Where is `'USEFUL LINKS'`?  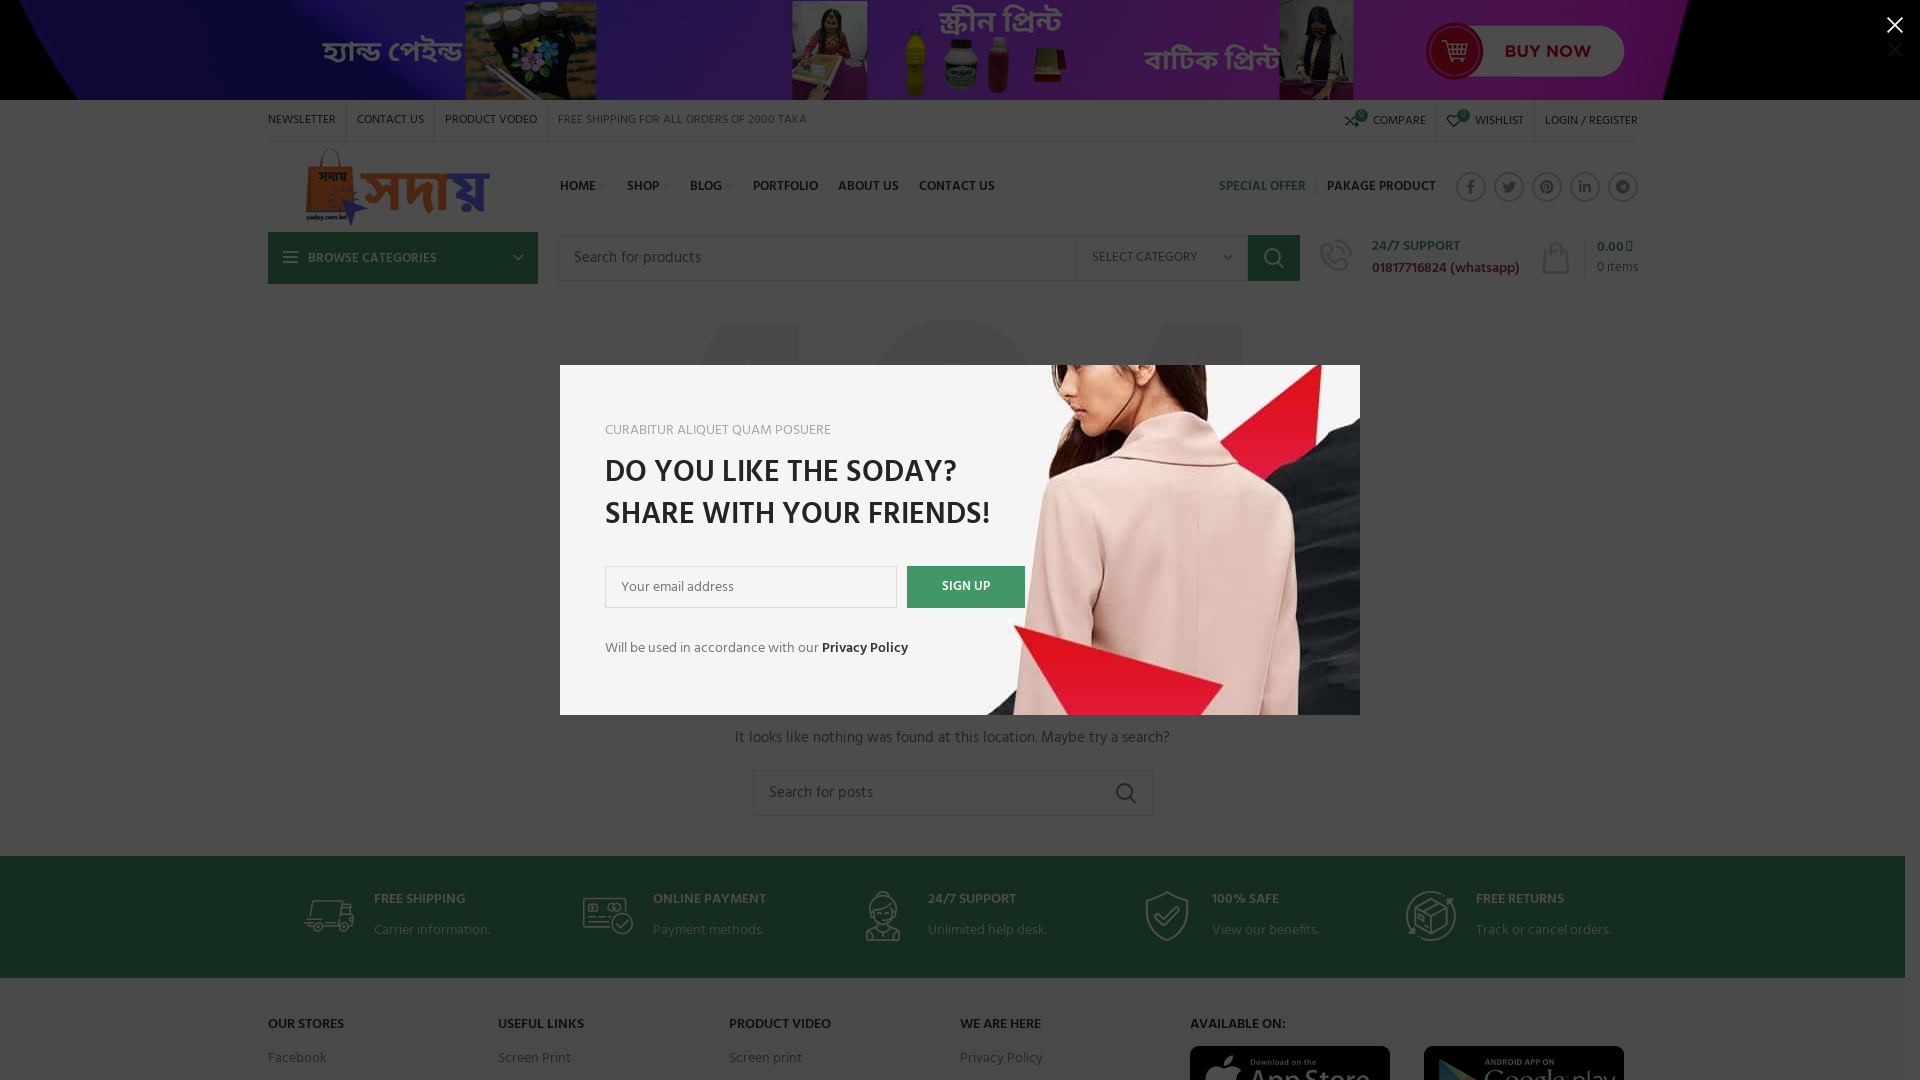 'USEFUL LINKS' is located at coordinates (602, 1025).